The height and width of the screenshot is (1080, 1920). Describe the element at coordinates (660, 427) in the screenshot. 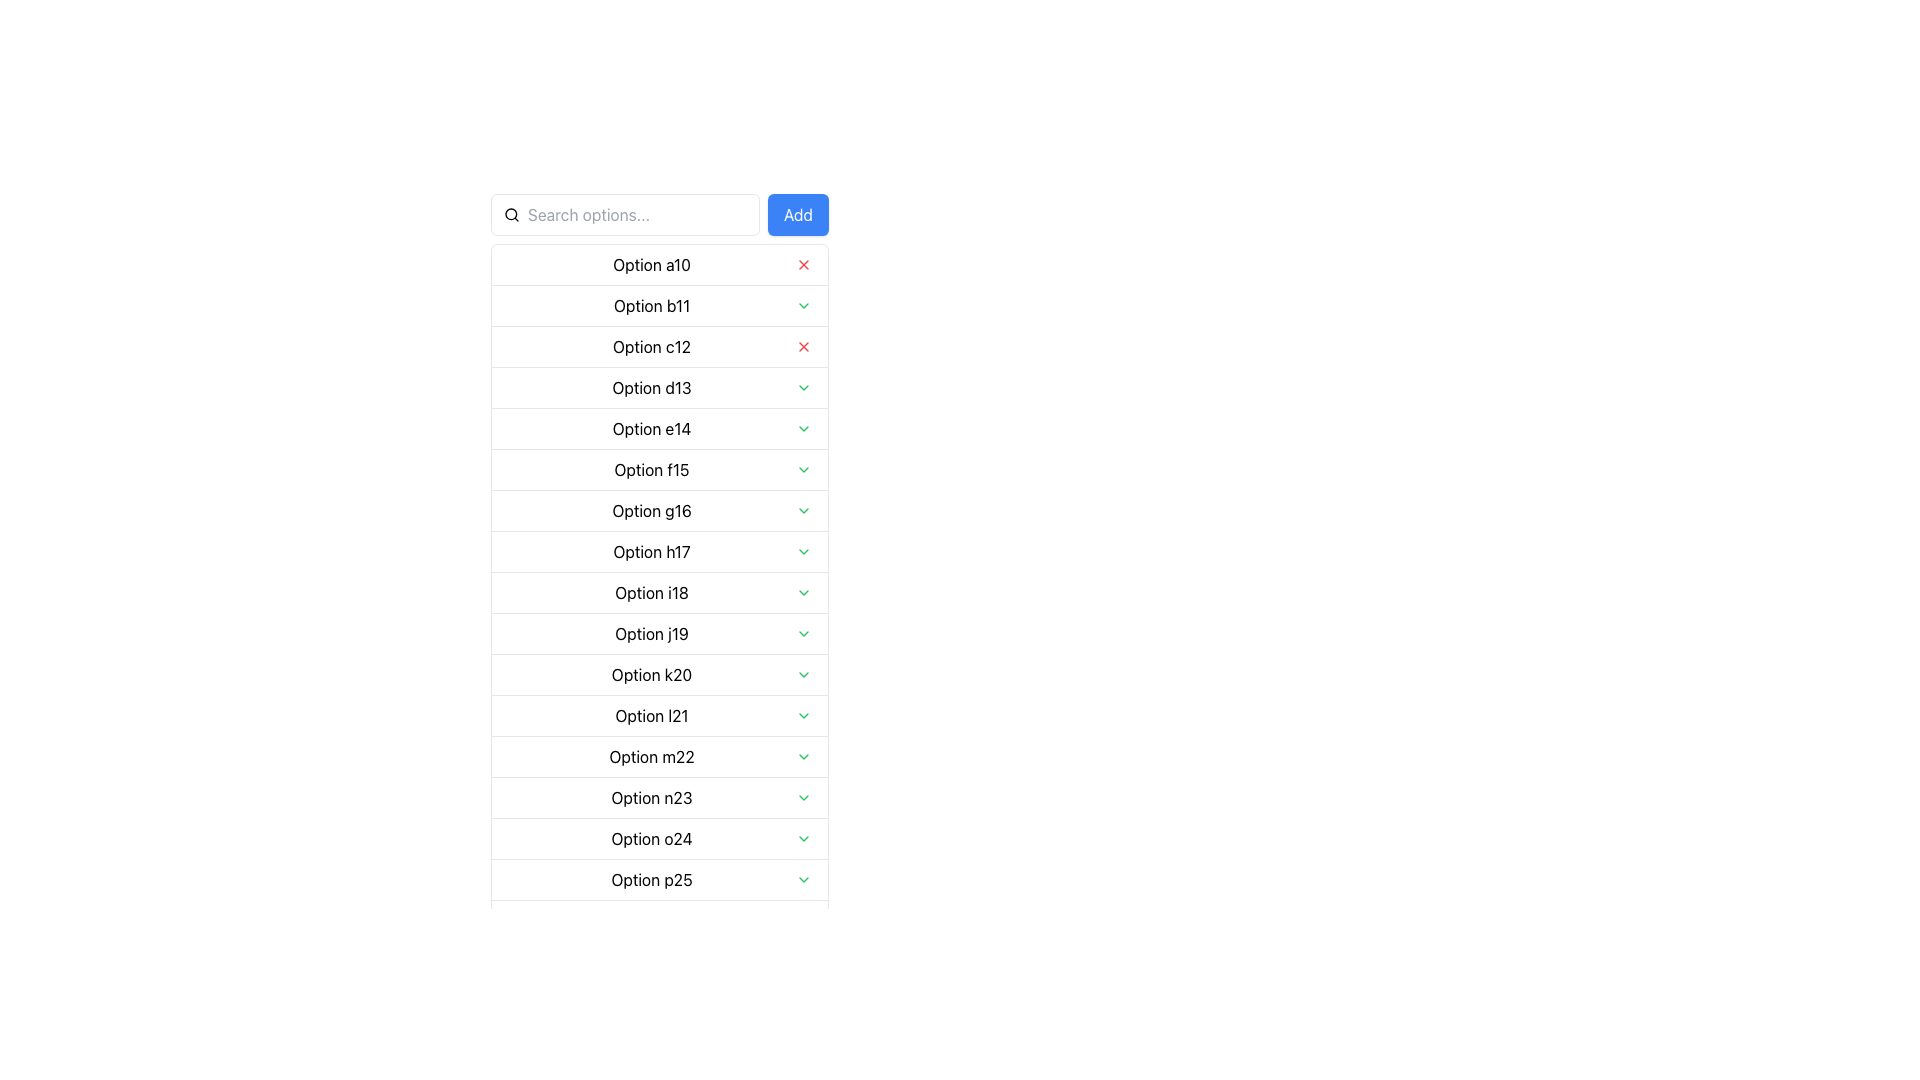

I see `the fifth entry in the selectable list, which is a List Item between 'Option d13' and 'Option f15'` at that location.